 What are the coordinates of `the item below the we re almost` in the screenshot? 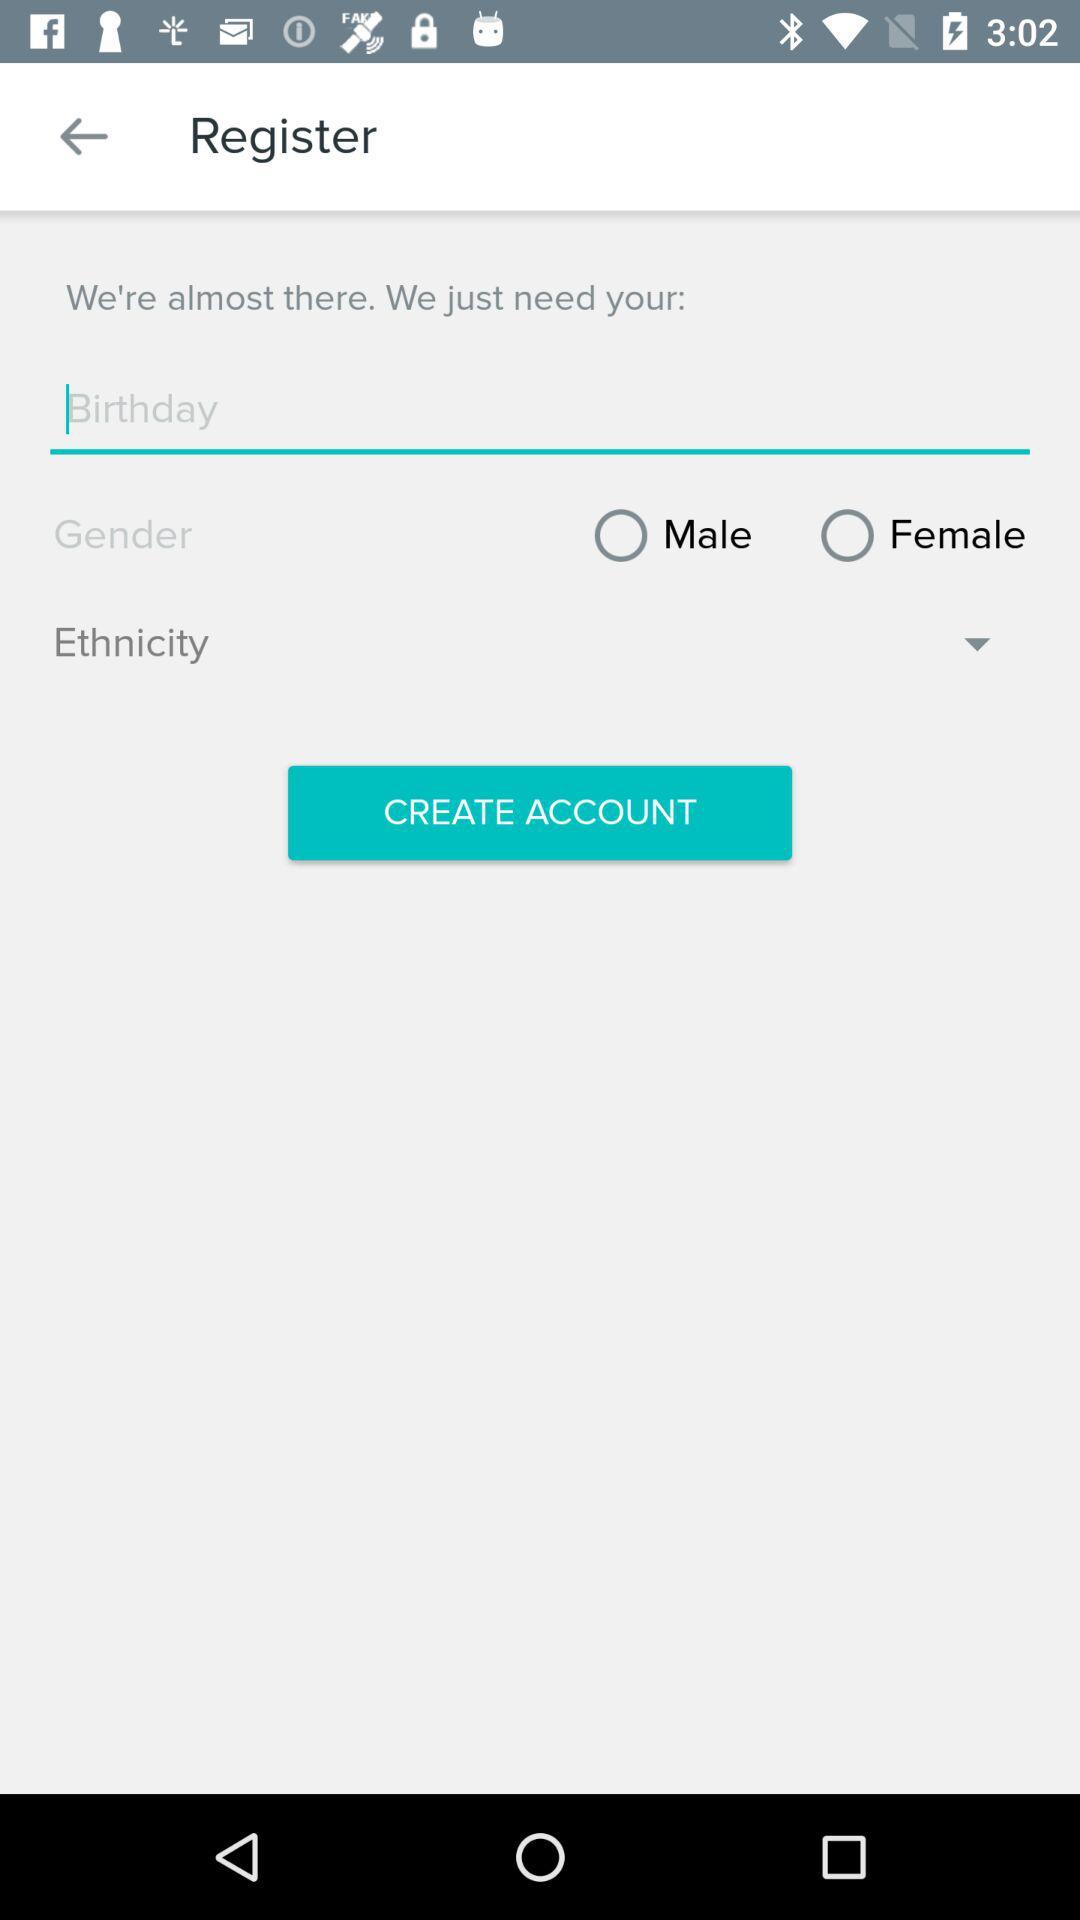 It's located at (540, 408).